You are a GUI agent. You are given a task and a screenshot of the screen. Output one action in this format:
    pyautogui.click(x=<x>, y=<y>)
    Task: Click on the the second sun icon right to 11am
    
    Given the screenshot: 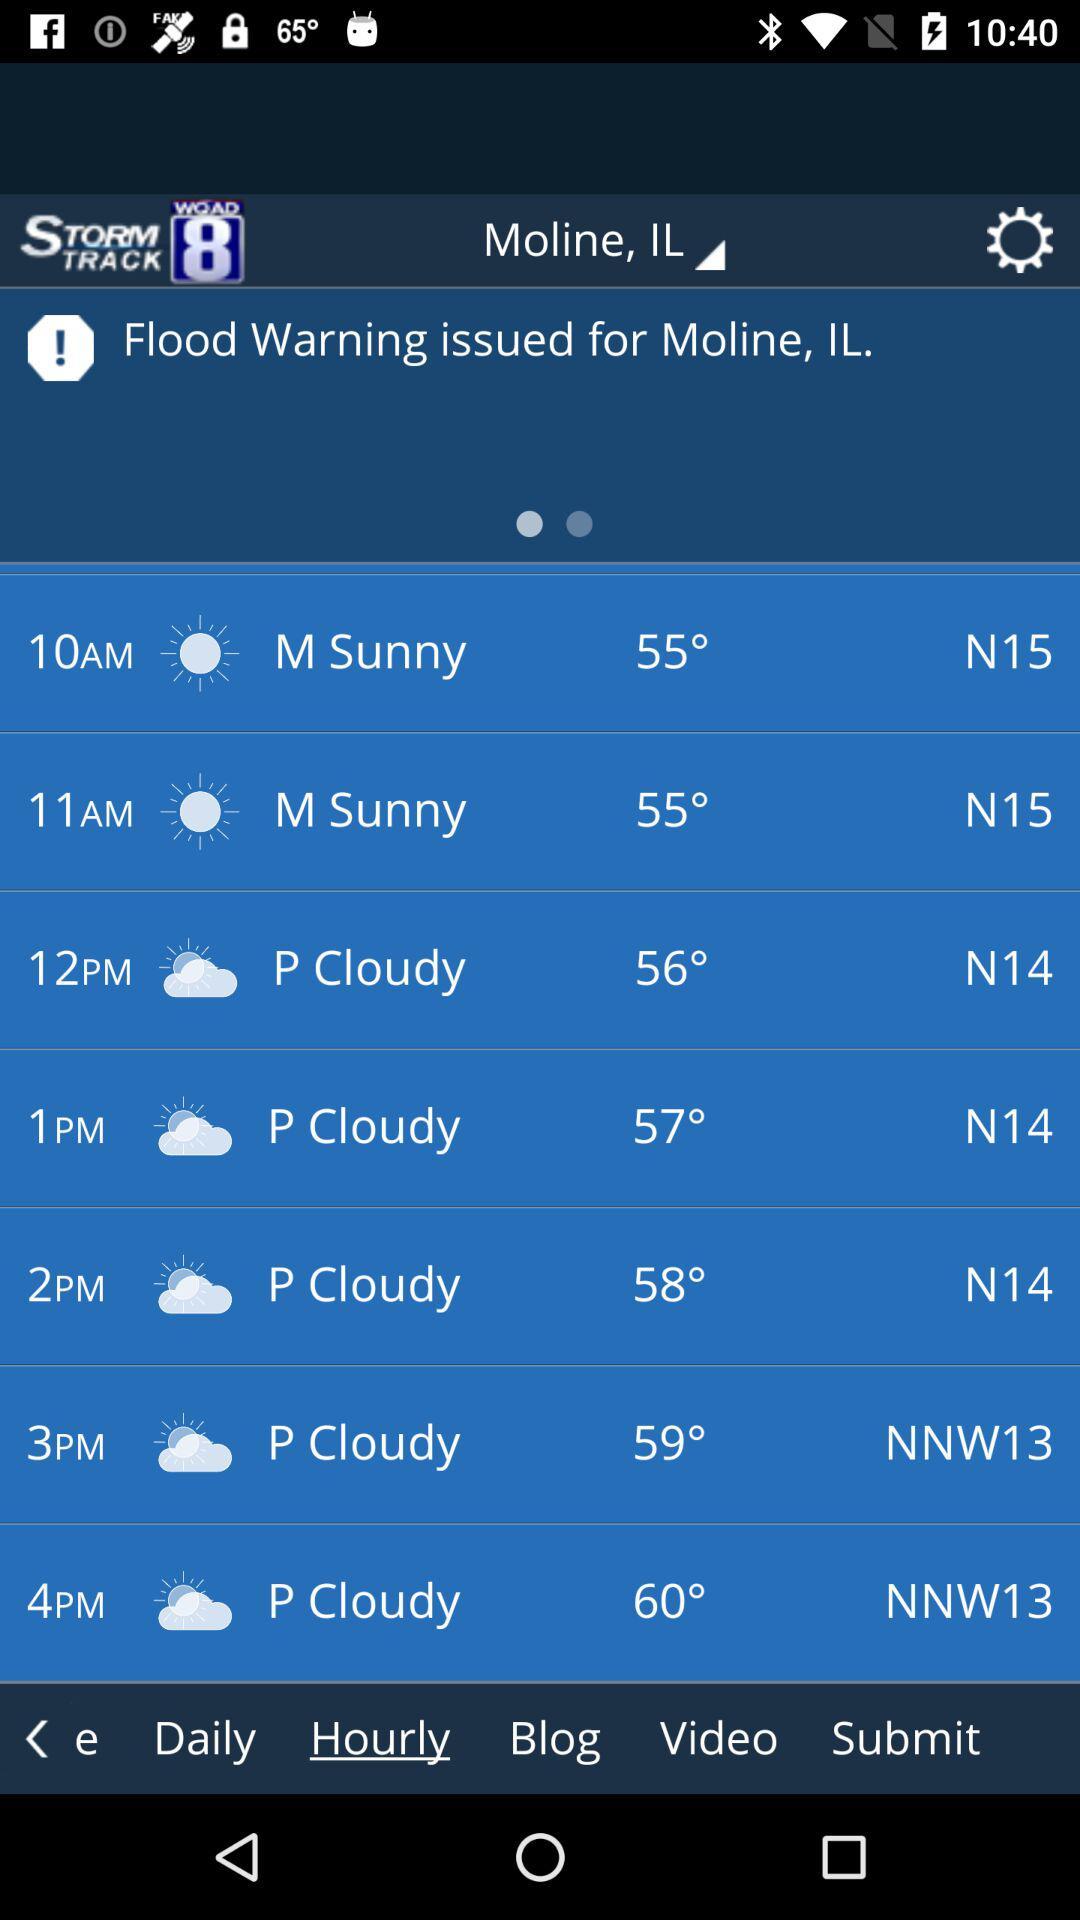 What is the action you would take?
    pyautogui.click(x=200, y=810)
    